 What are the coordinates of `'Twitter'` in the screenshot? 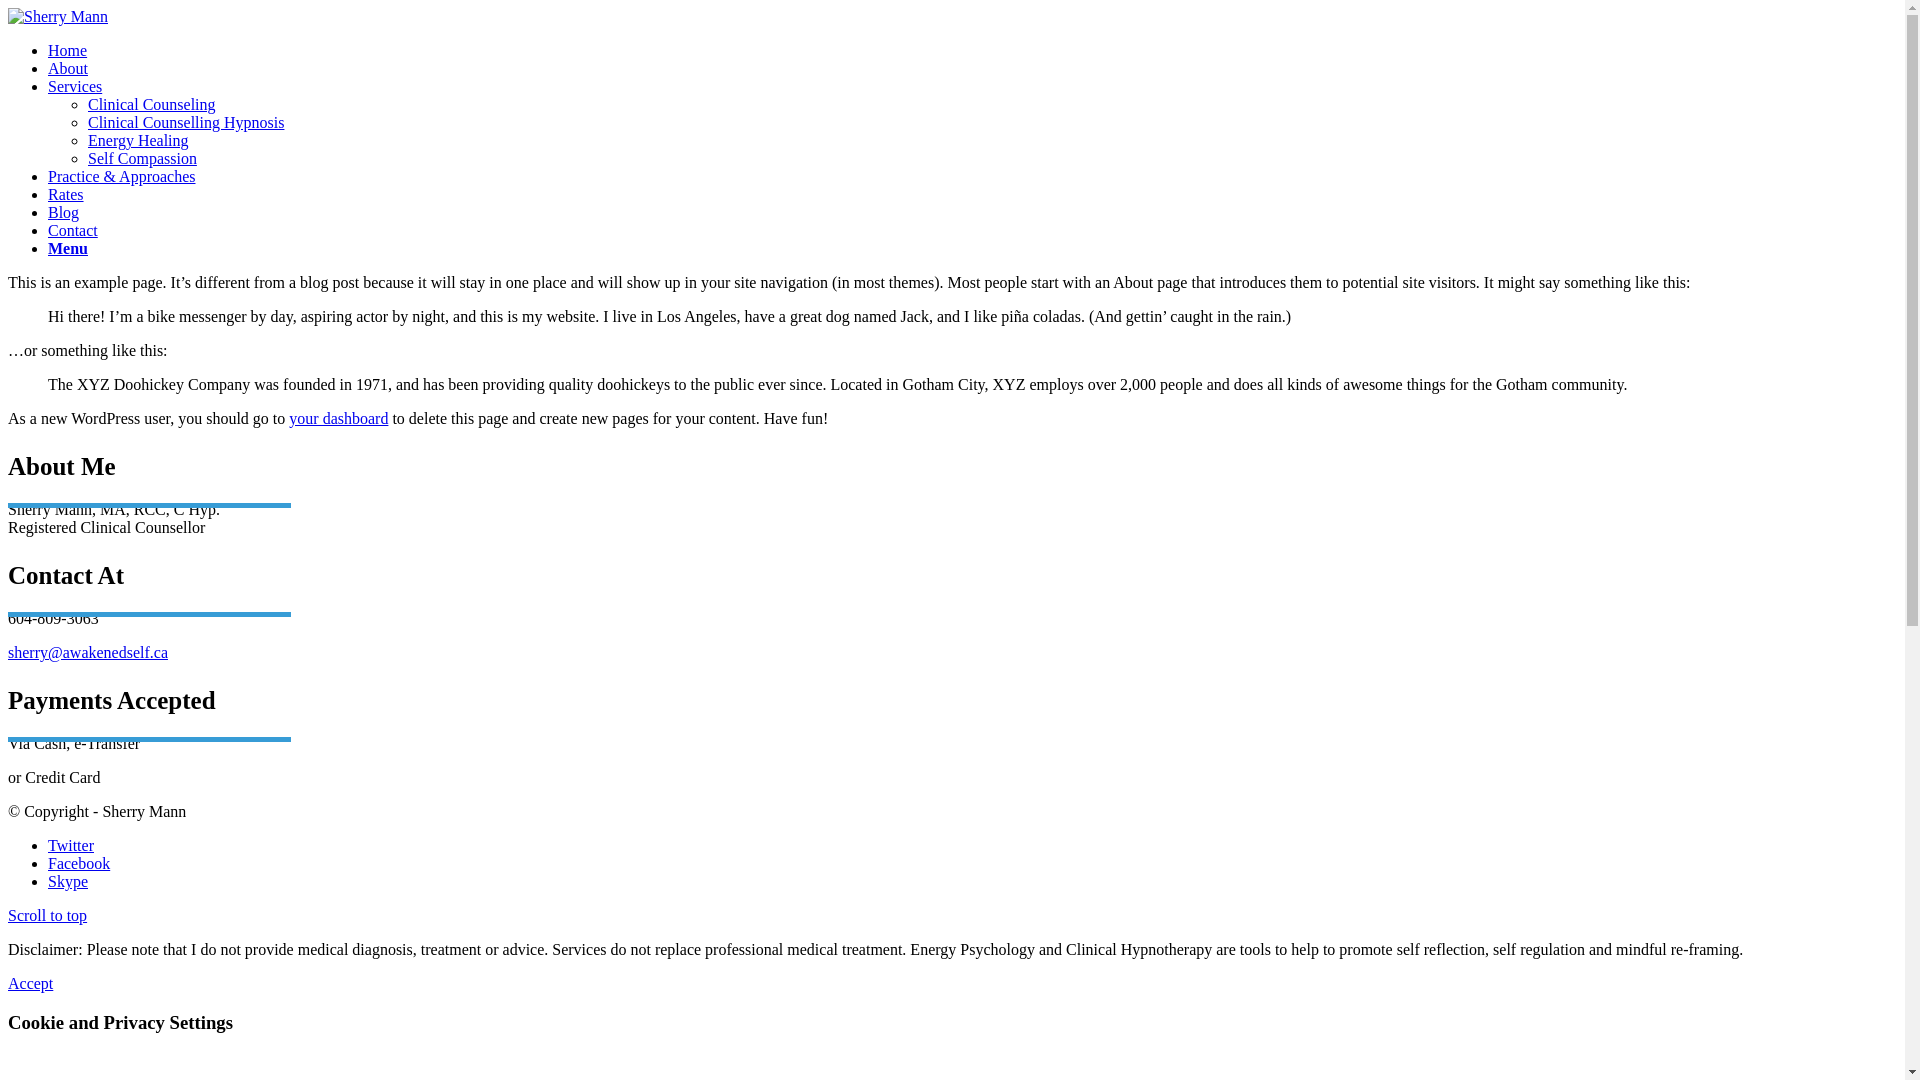 It's located at (71, 845).